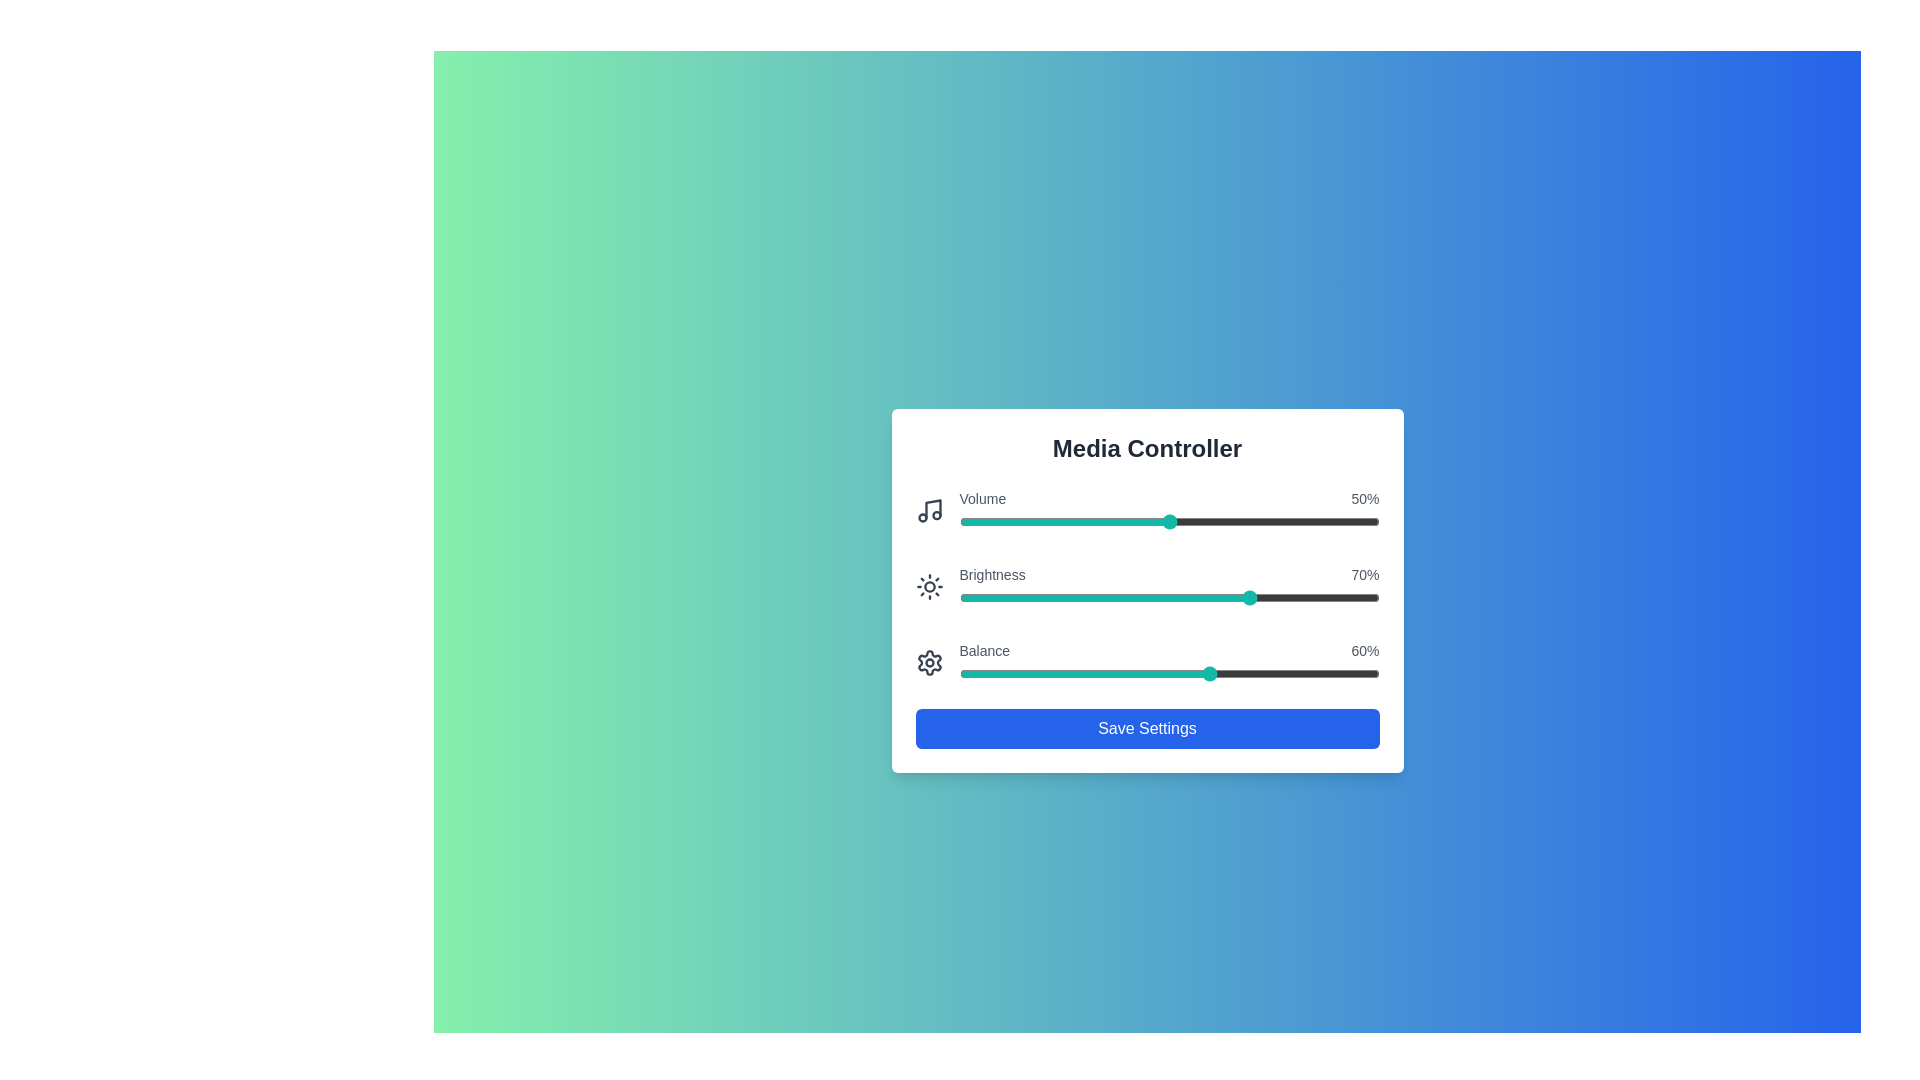 Image resolution: width=1920 pixels, height=1080 pixels. What do you see at coordinates (1277, 674) in the screenshot?
I see `the balance slider handle to set the balance to 76%` at bounding box center [1277, 674].